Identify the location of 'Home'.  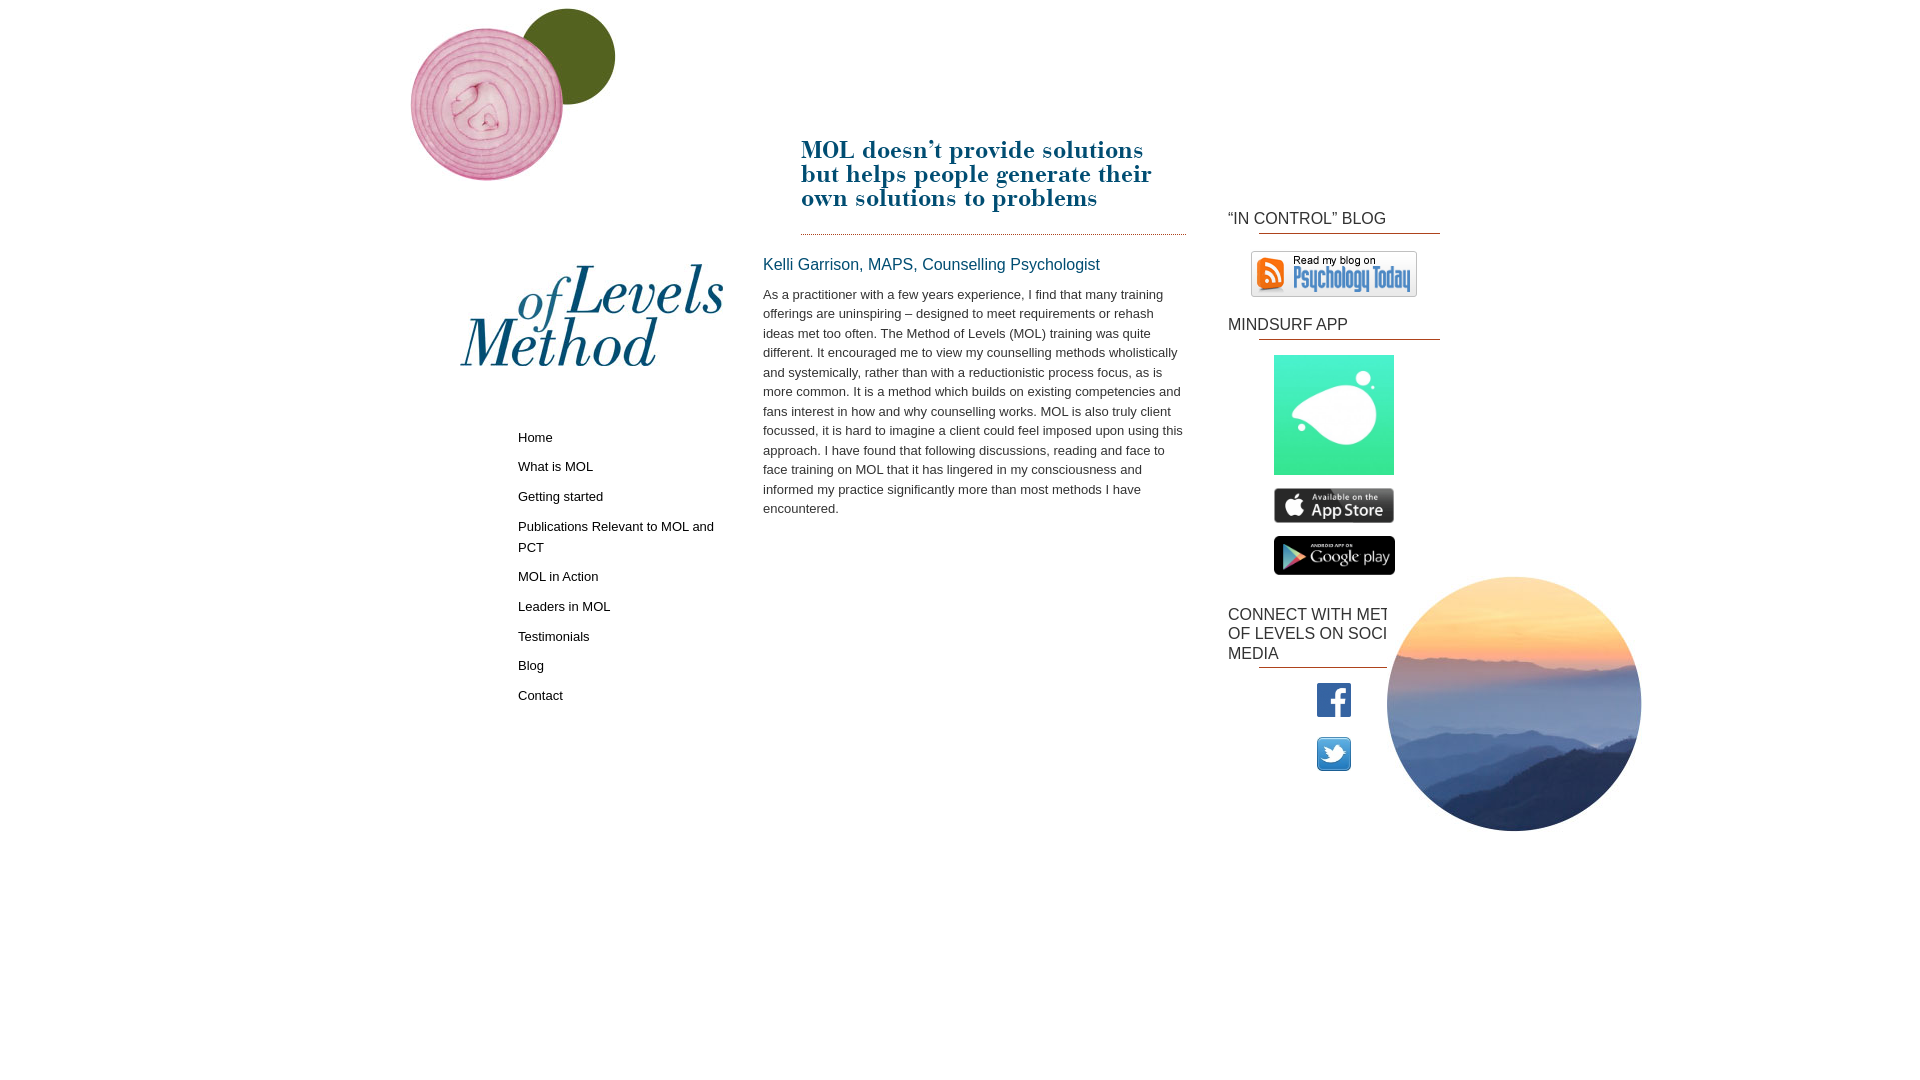
(518, 435).